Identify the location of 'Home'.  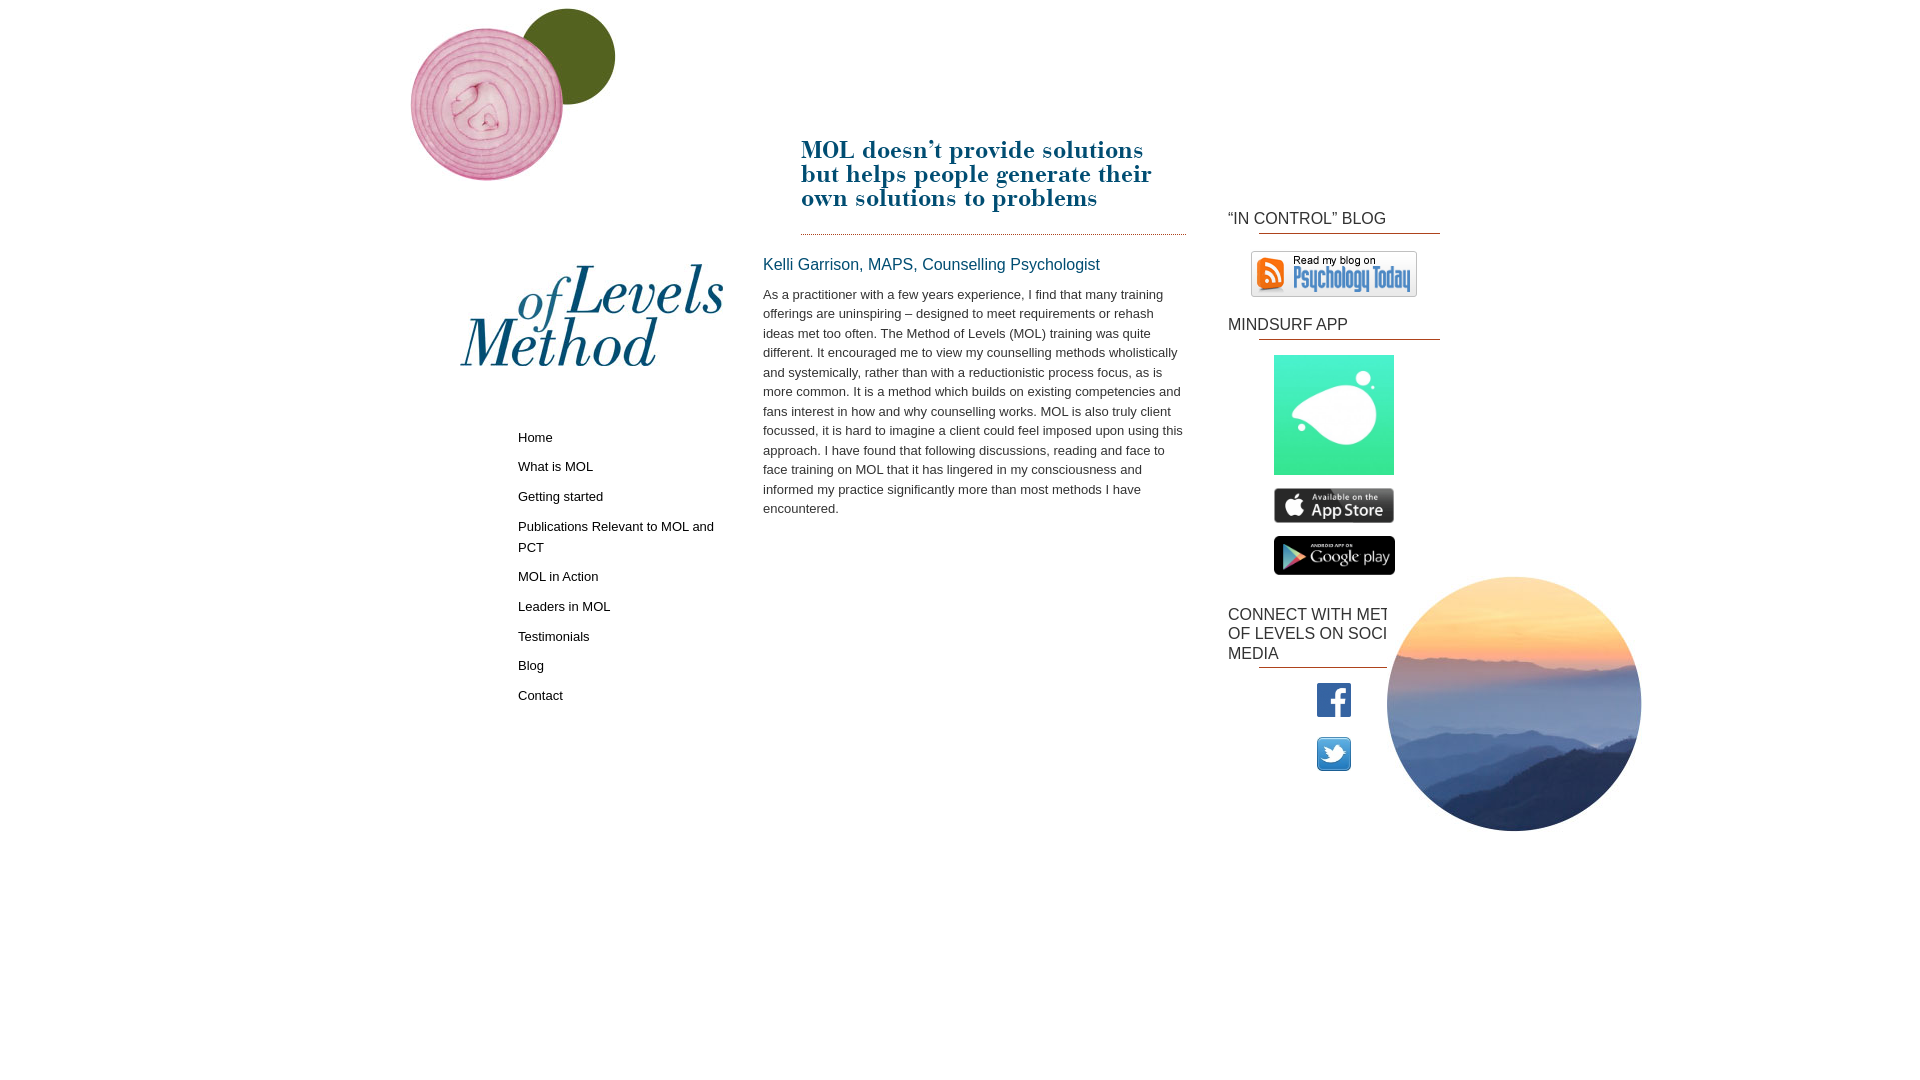
(518, 435).